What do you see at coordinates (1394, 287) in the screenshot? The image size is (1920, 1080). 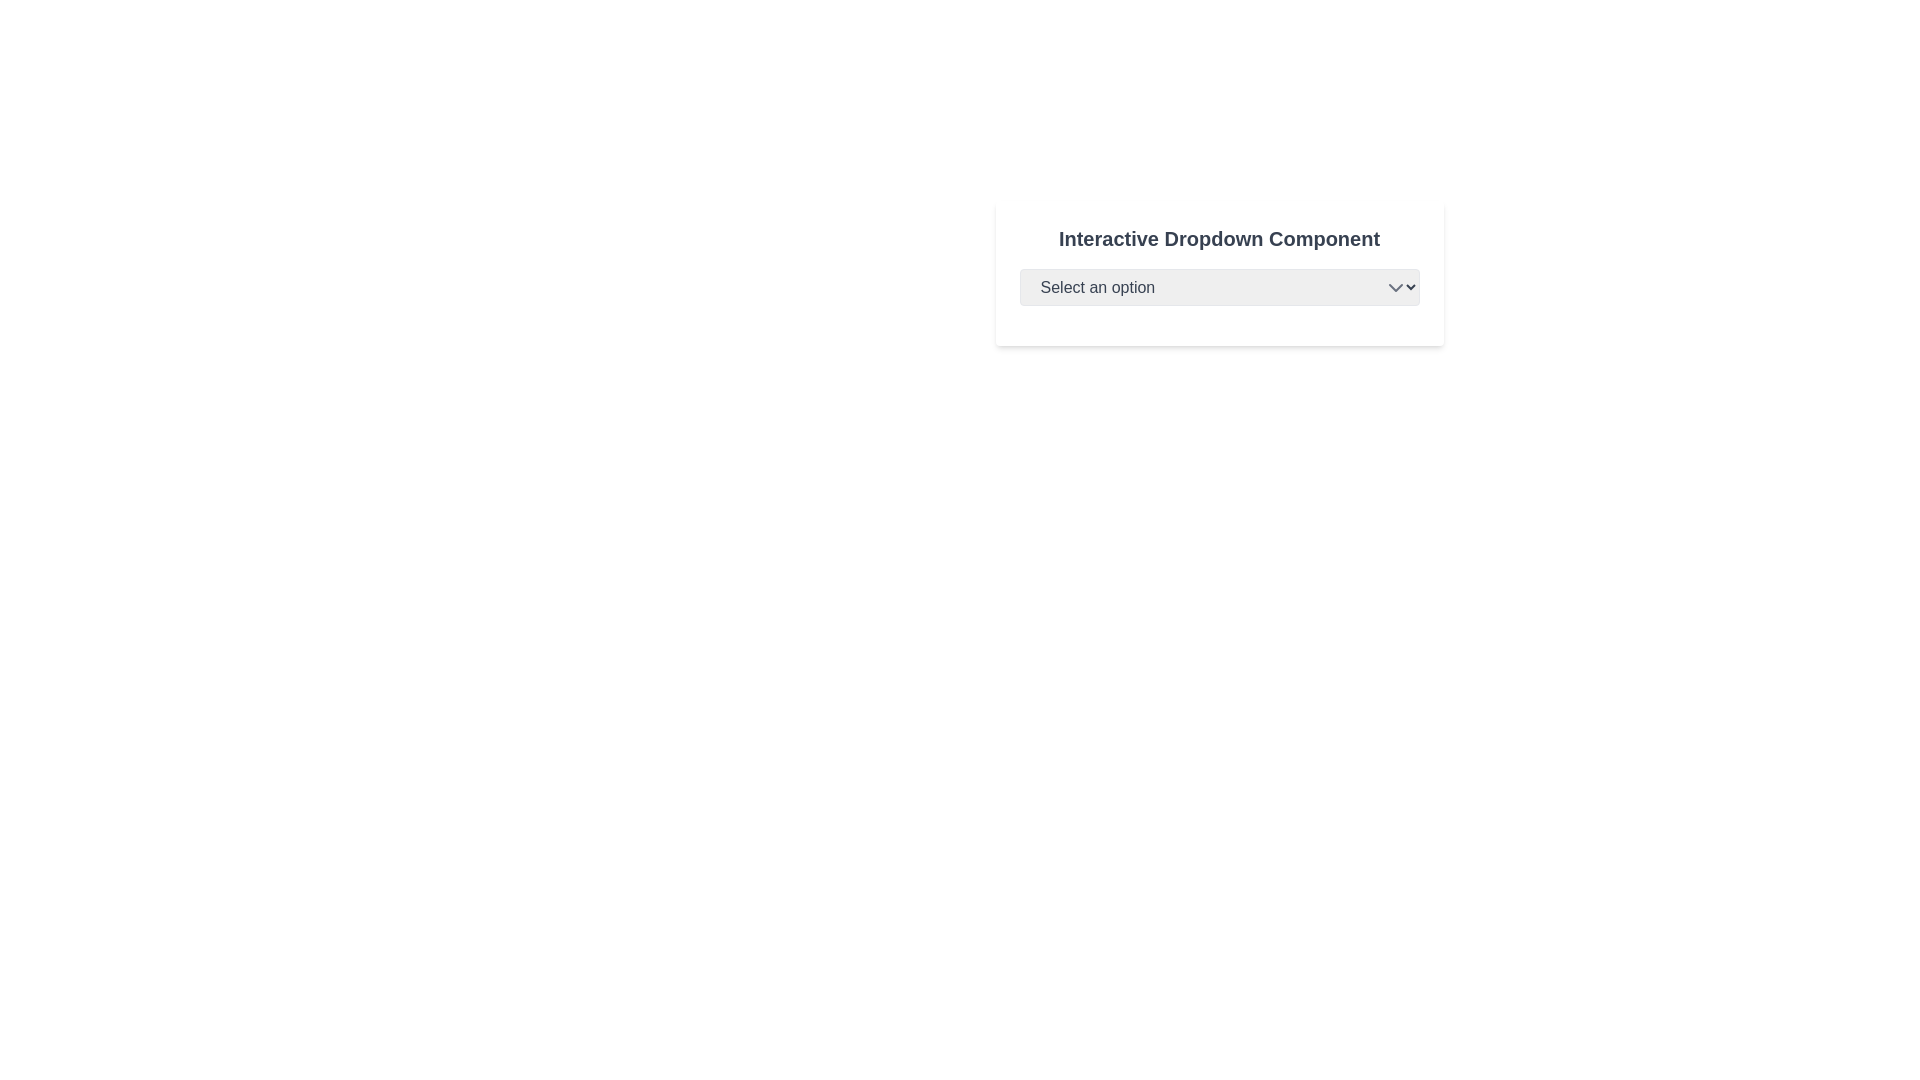 I see `the chevron icon located inside the dropdown field labeled 'Select an option'` at bounding box center [1394, 287].